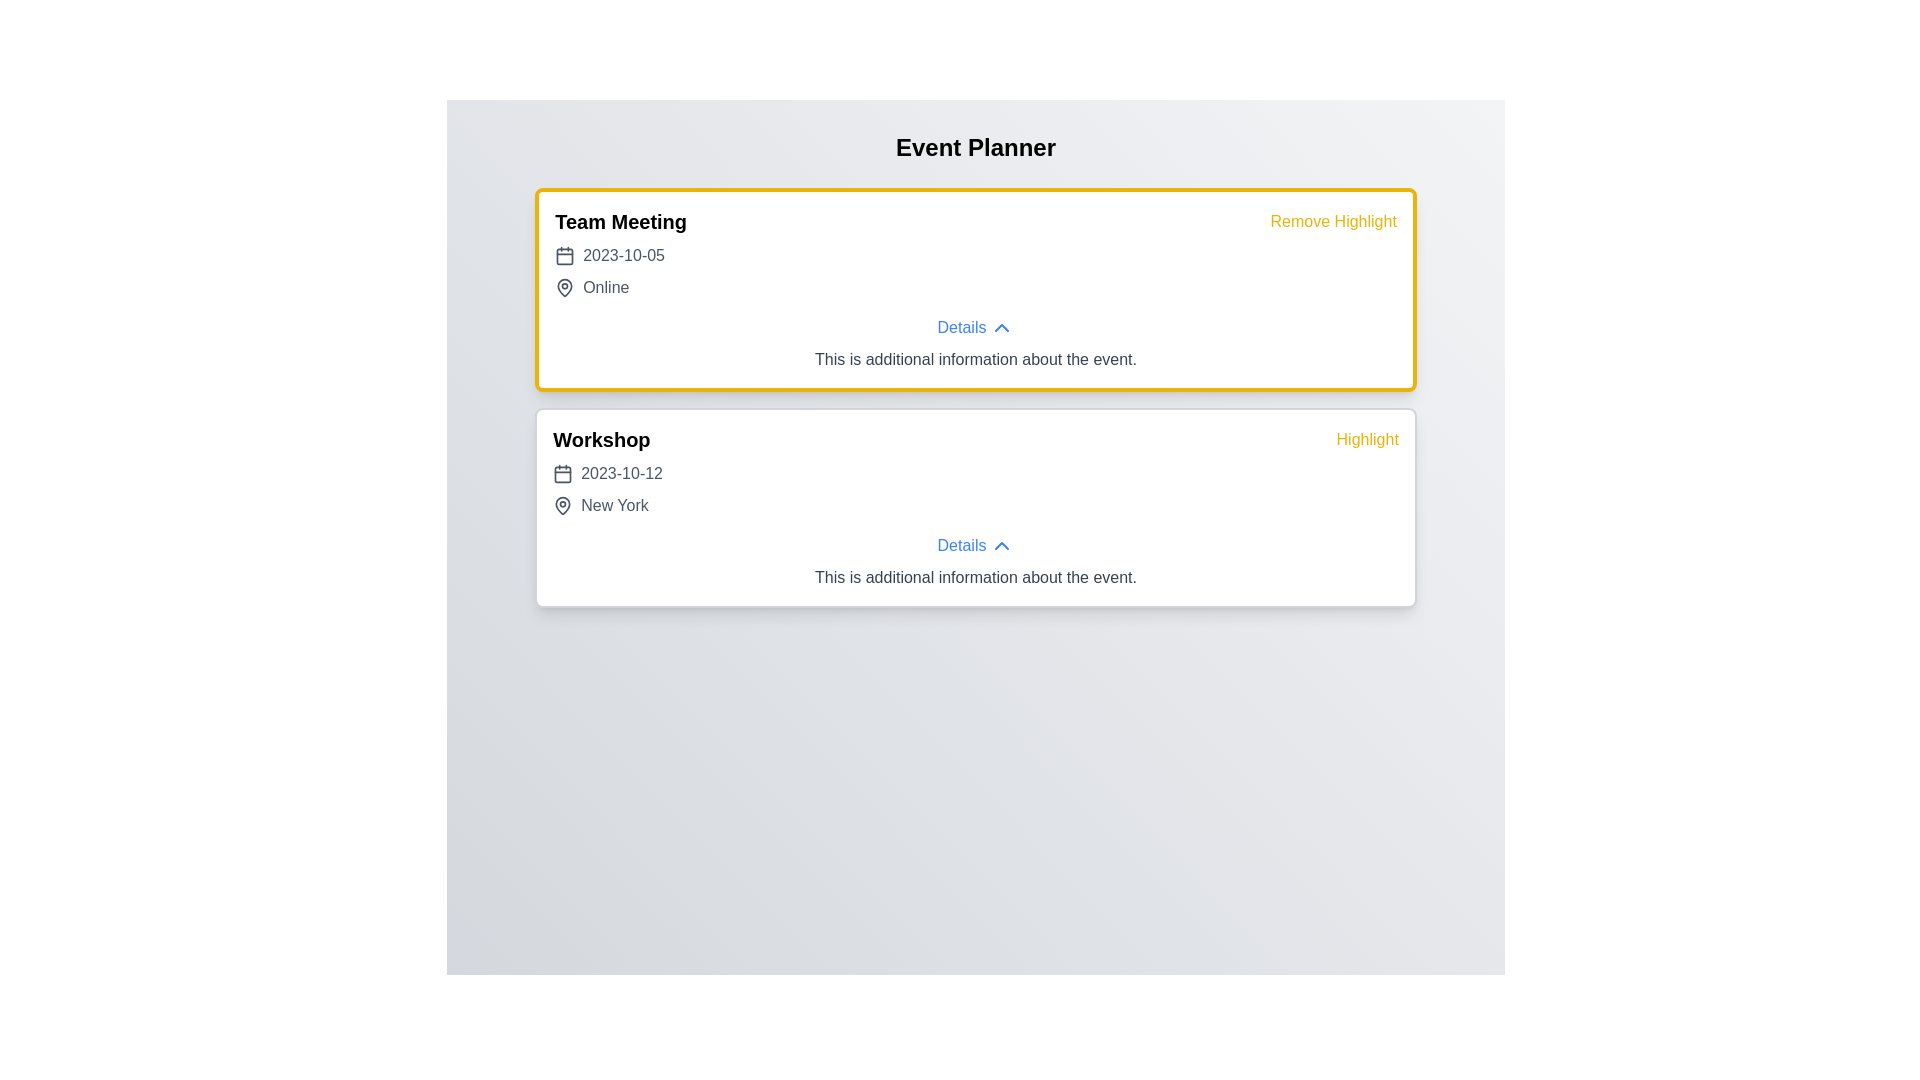 This screenshot has width=1920, height=1080. I want to click on the small upward-facing chevron icon styled in blue, located to the right of the 'Details' label within the second event card for the 'Workshop' event, so click(1002, 546).